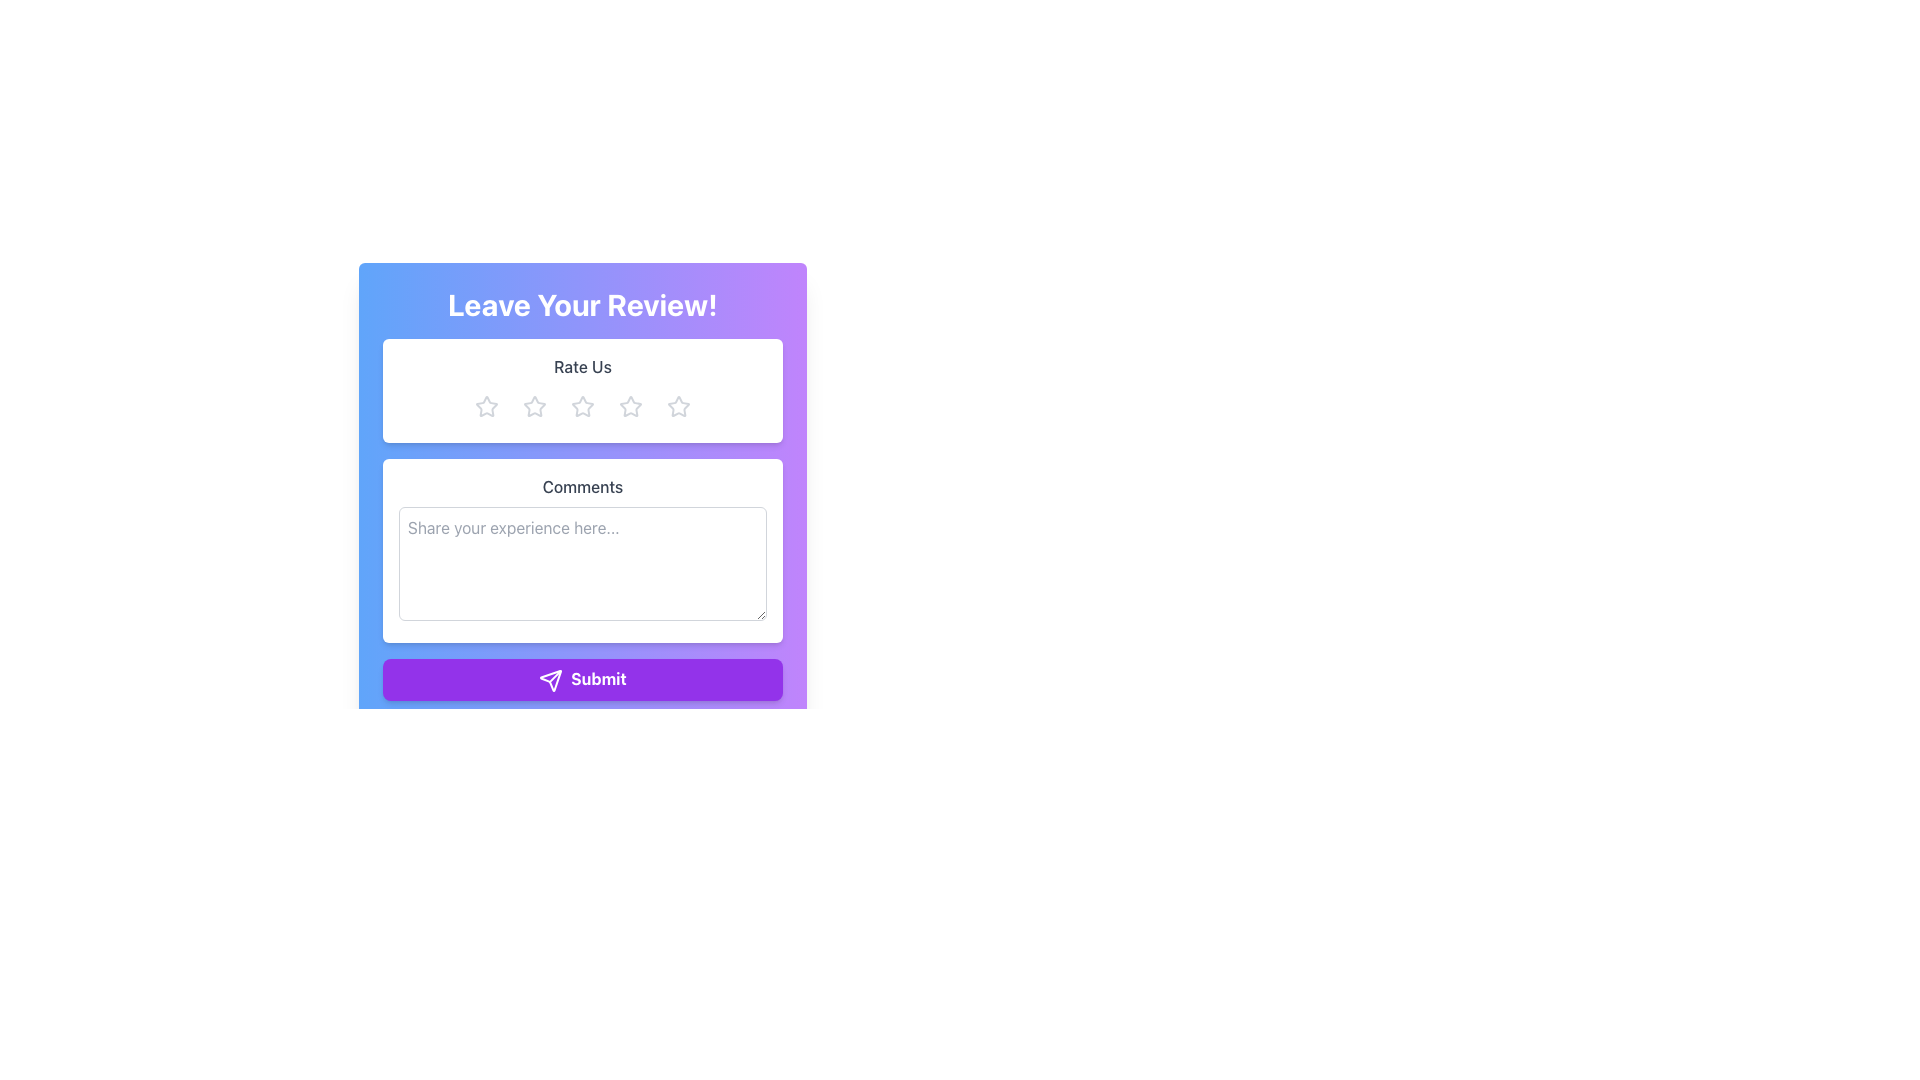 The image size is (1920, 1080). I want to click on the 'Comments' text label, which is centrally located at the top of the comment input section, styled in gray with medium-sized bold font, so click(581, 486).